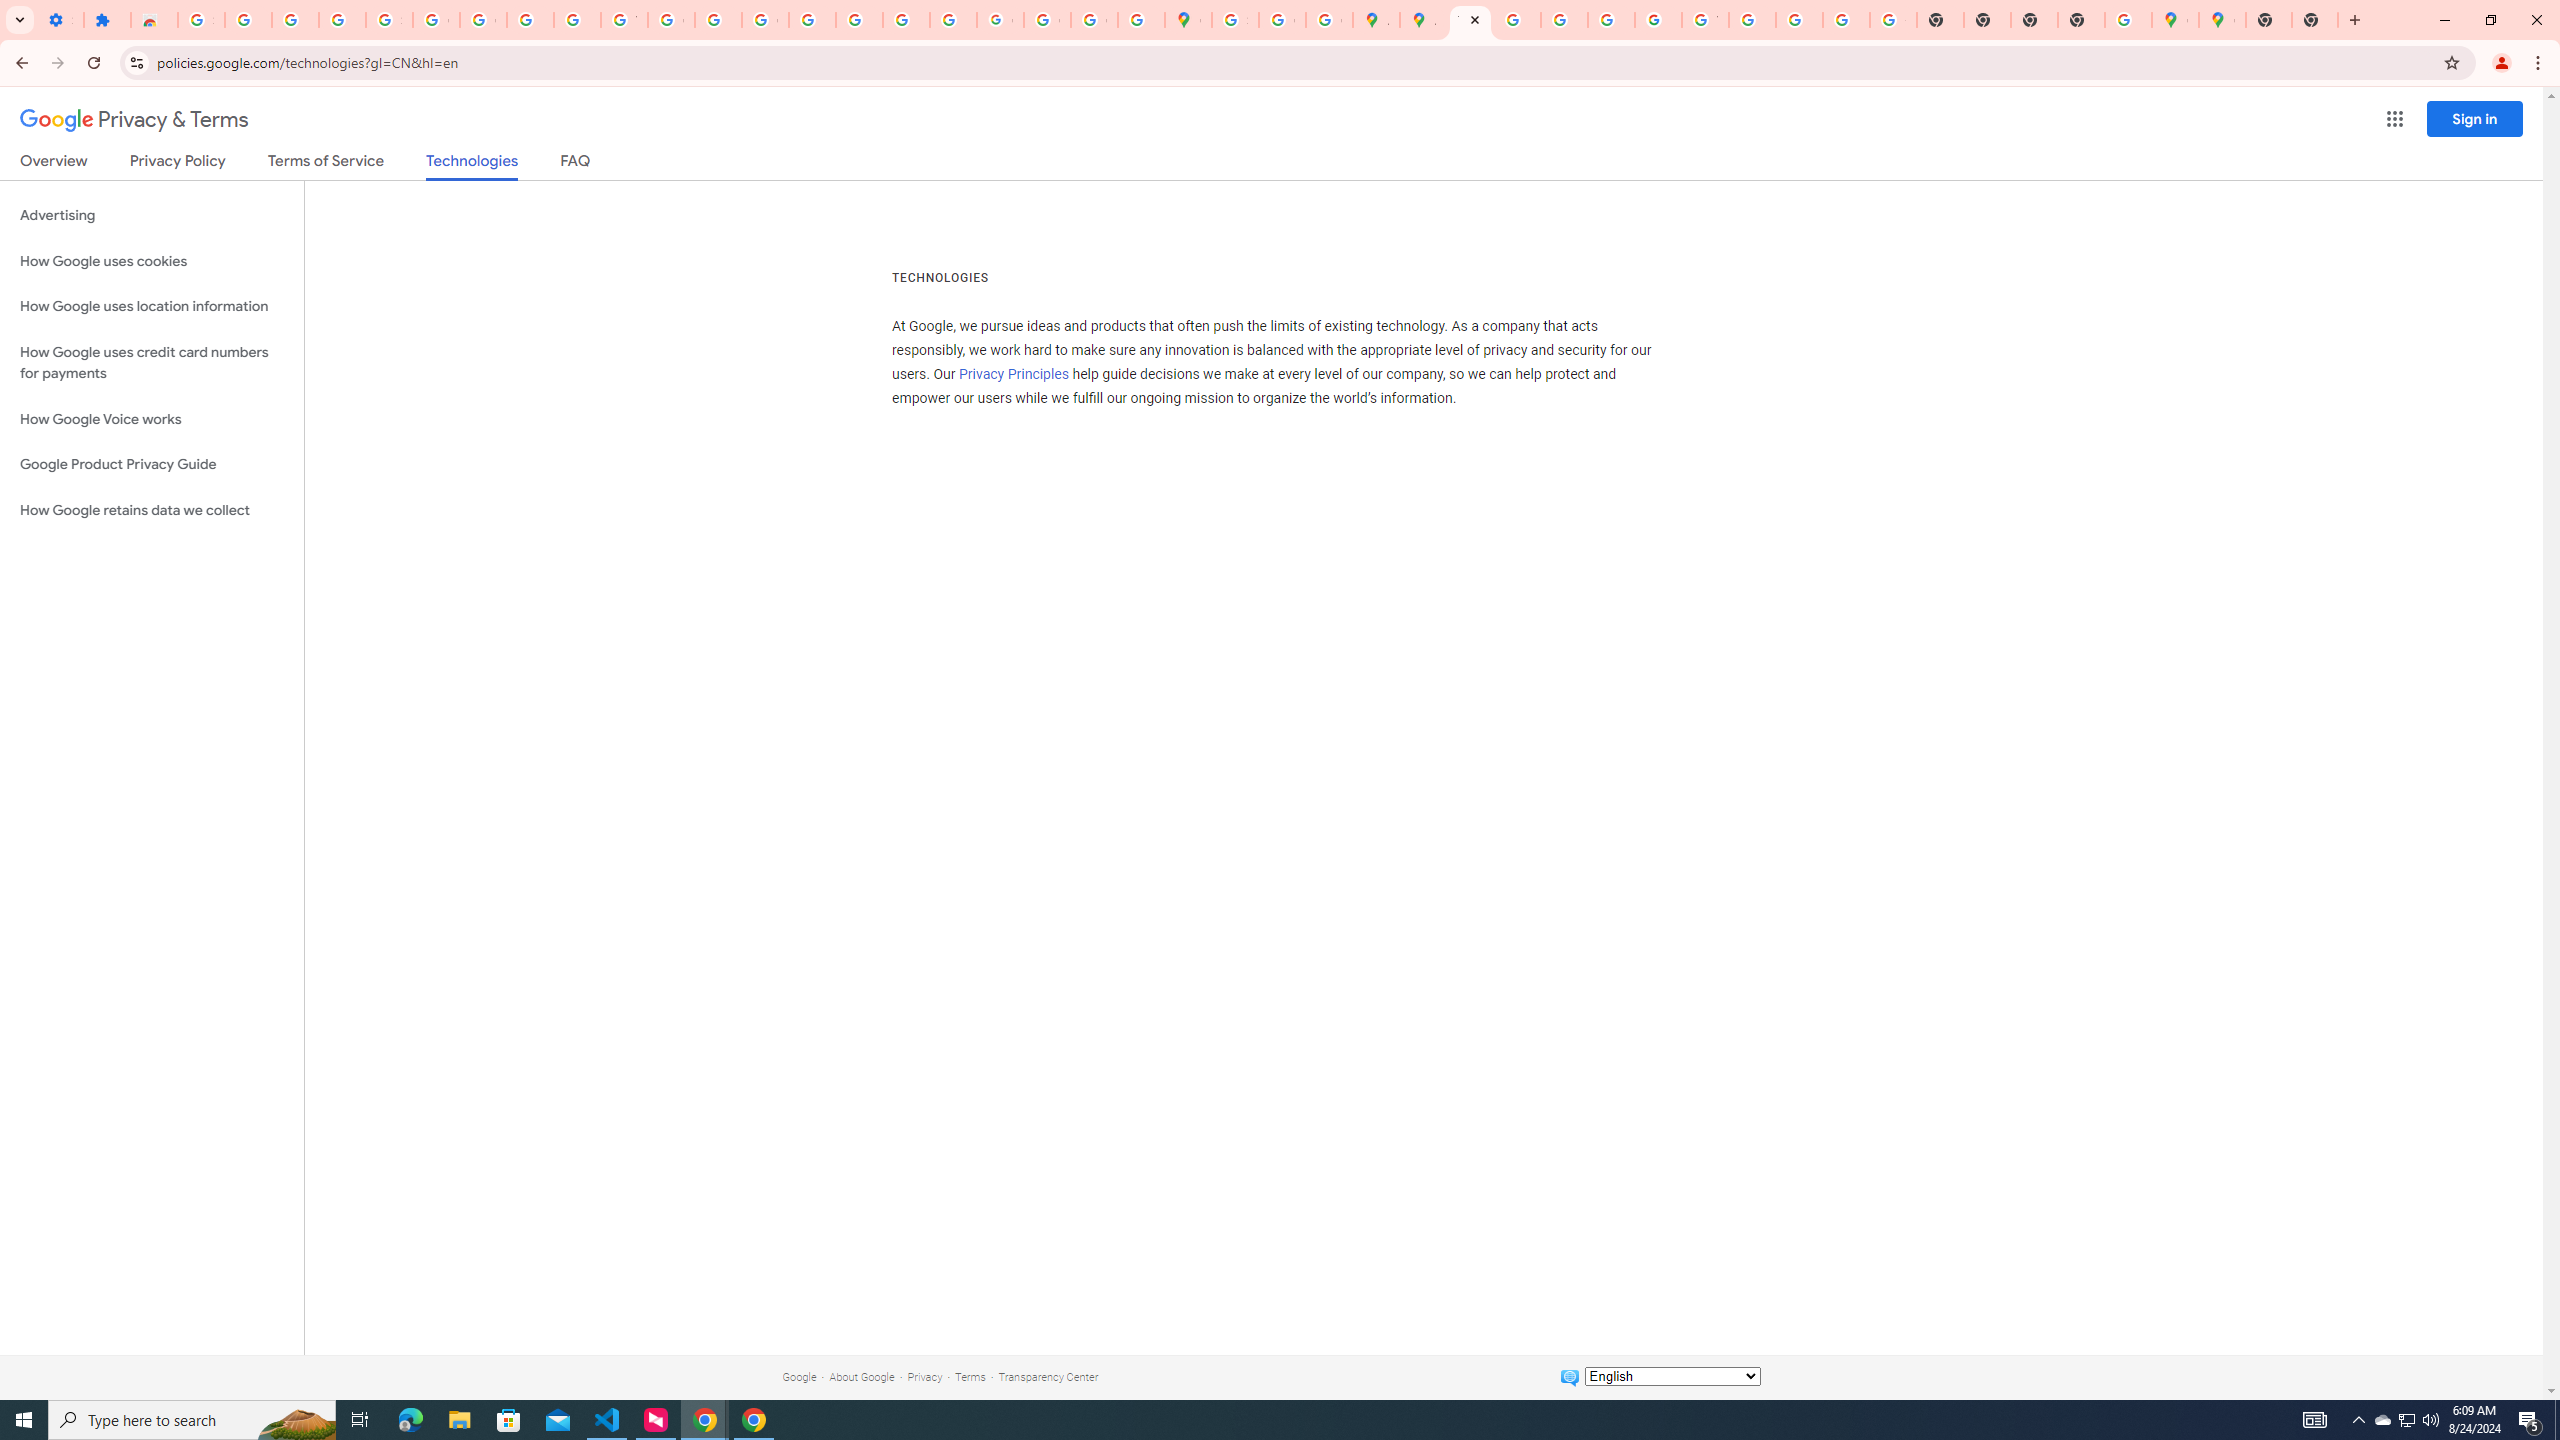 The image size is (2560, 1440). What do you see at coordinates (2474, 118) in the screenshot?
I see `'Sign in'` at bounding box center [2474, 118].